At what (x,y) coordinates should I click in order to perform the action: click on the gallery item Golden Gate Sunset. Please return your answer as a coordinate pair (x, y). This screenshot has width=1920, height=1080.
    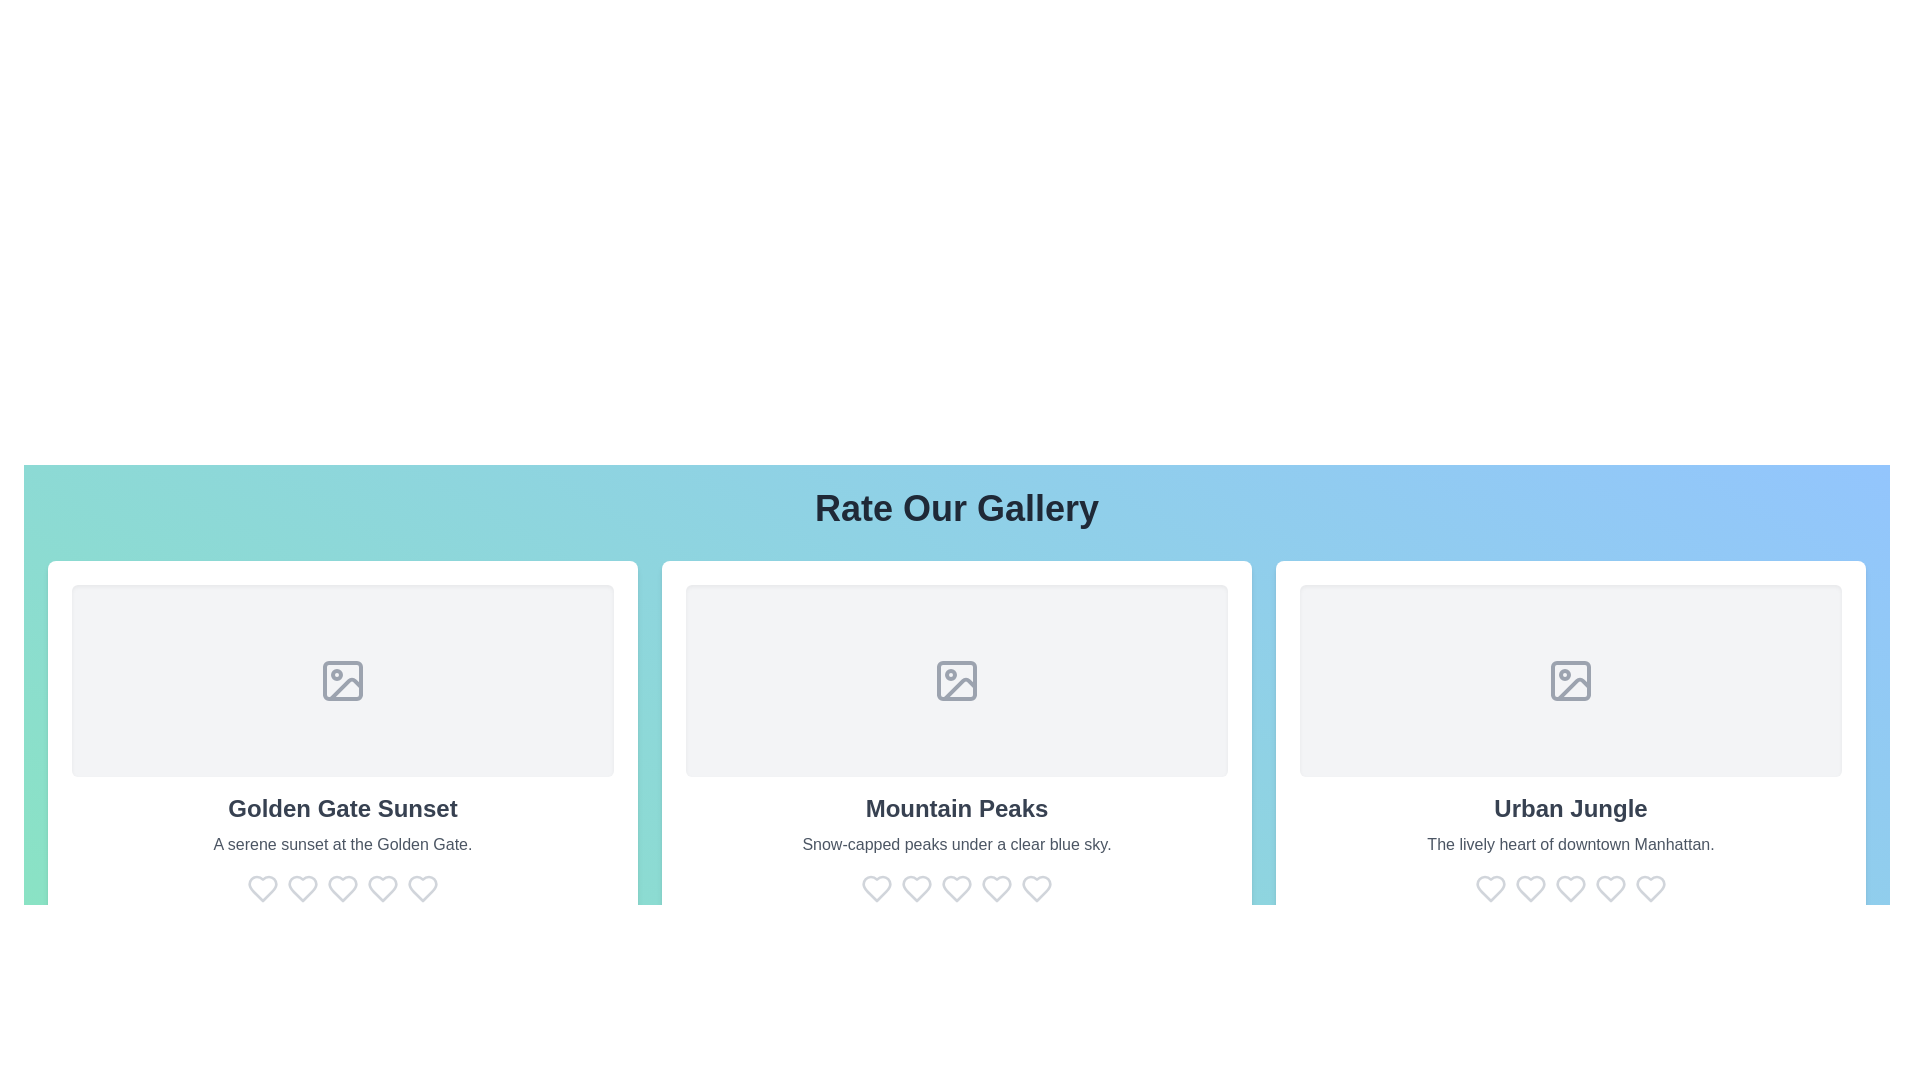
    Looking at the image, I should click on (342, 744).